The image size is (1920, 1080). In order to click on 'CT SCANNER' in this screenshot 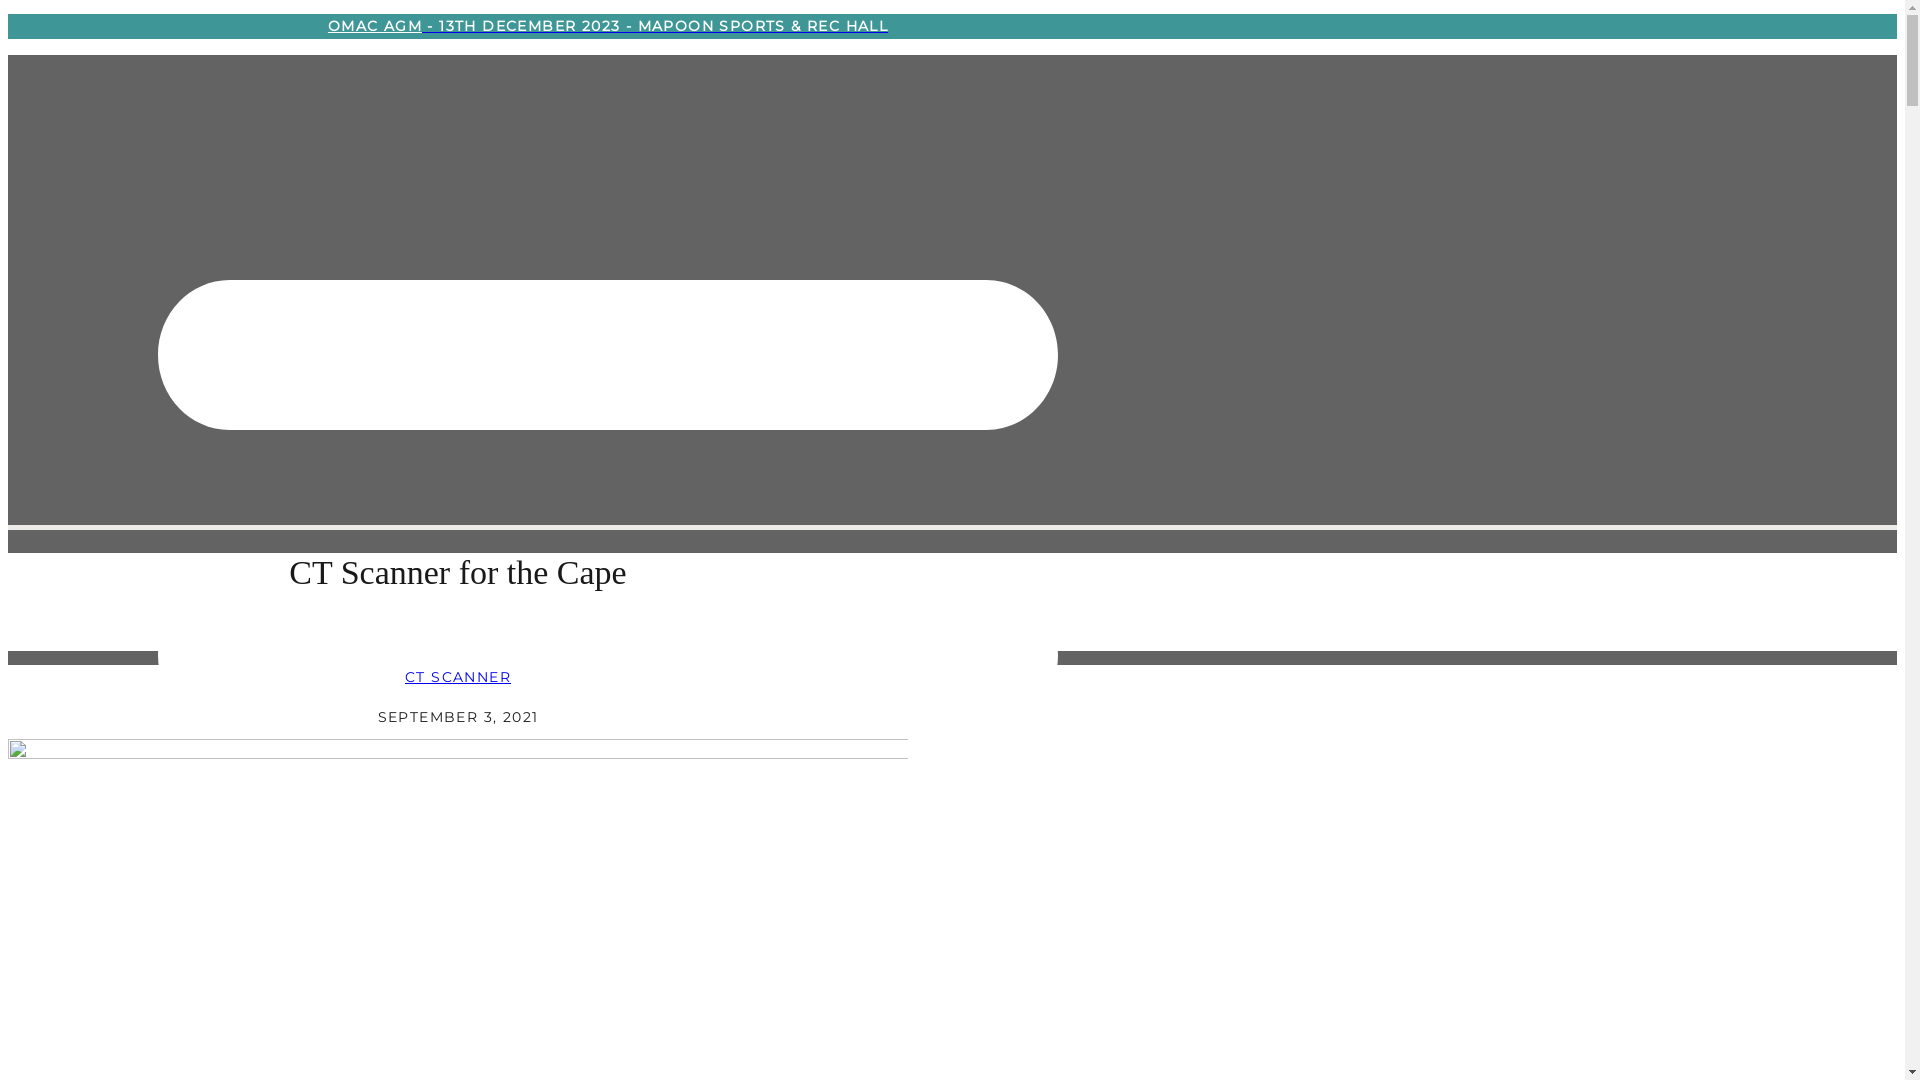, I will do `click(403, 676)`.